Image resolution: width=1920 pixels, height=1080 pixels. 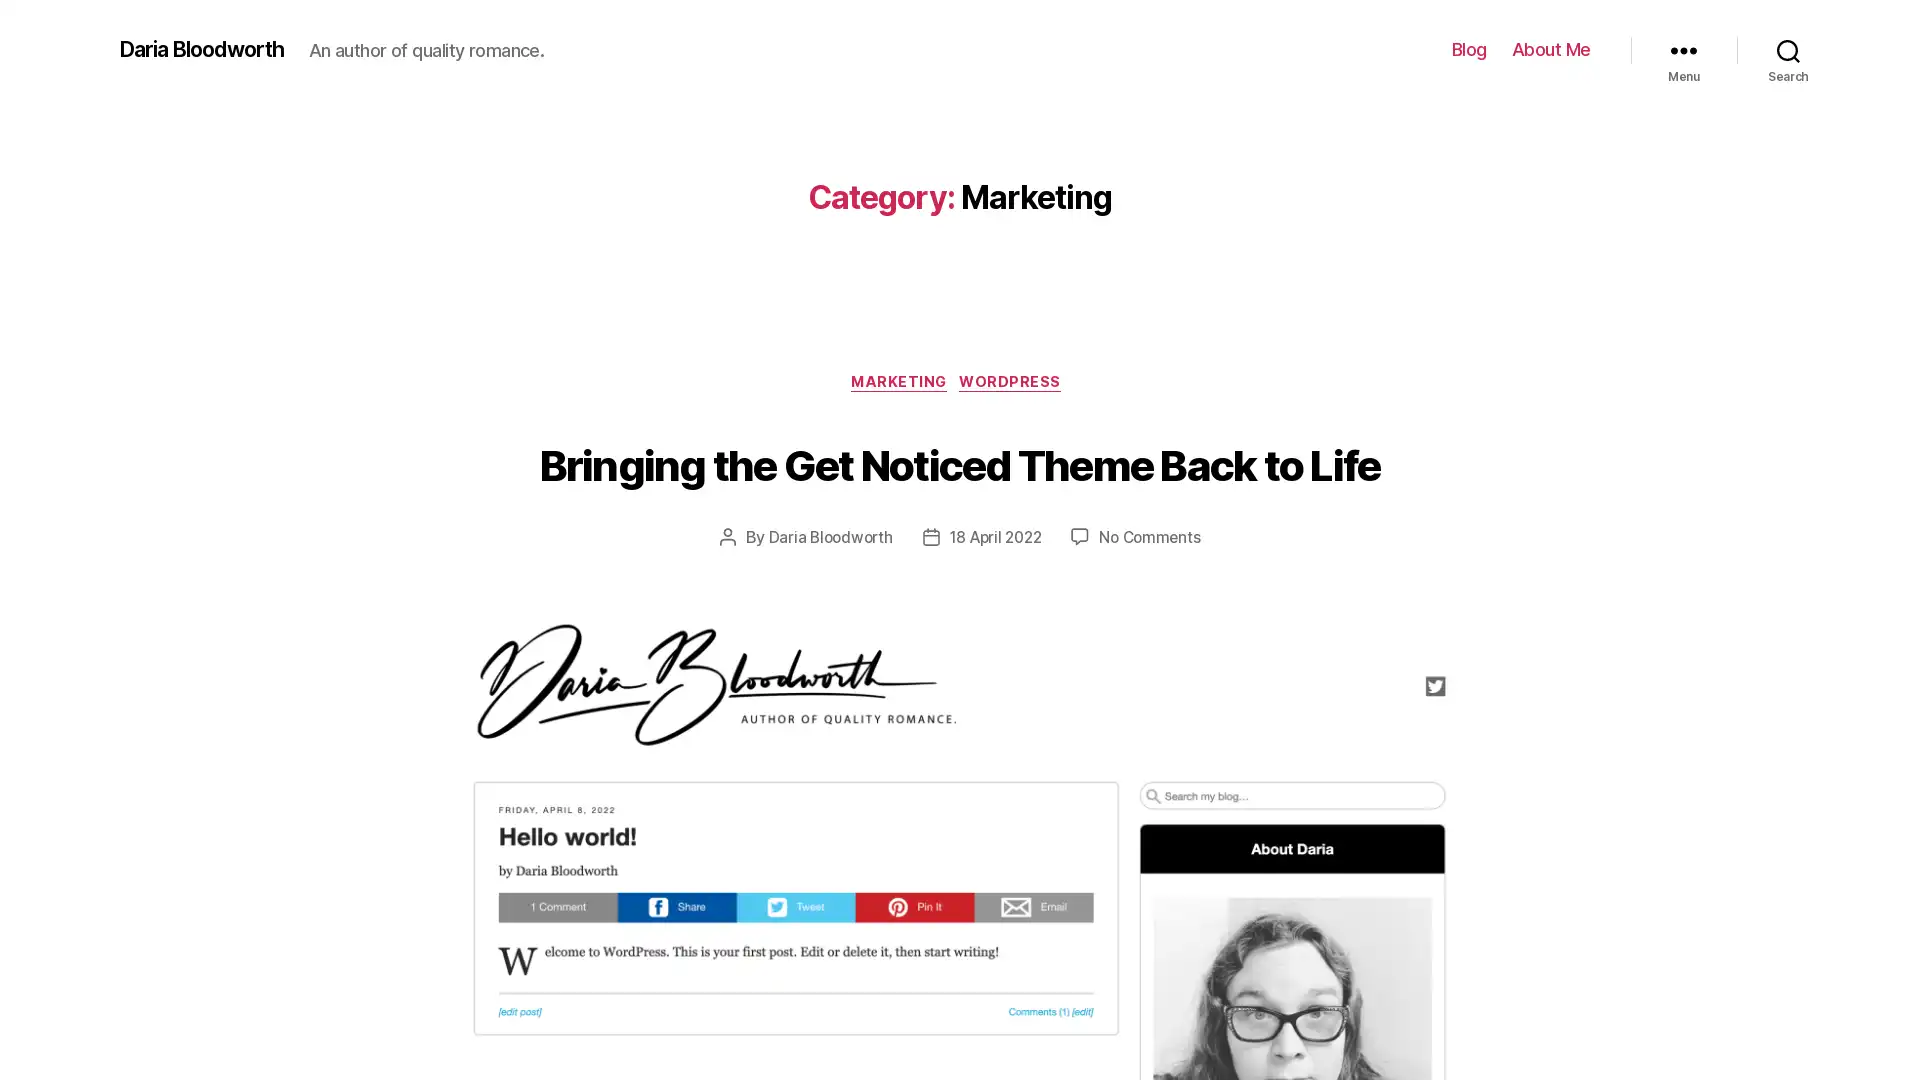 What do you see at coordinates (1788, 49) in the screenshot?
I see `Search` at bounding box center [1788, 49].